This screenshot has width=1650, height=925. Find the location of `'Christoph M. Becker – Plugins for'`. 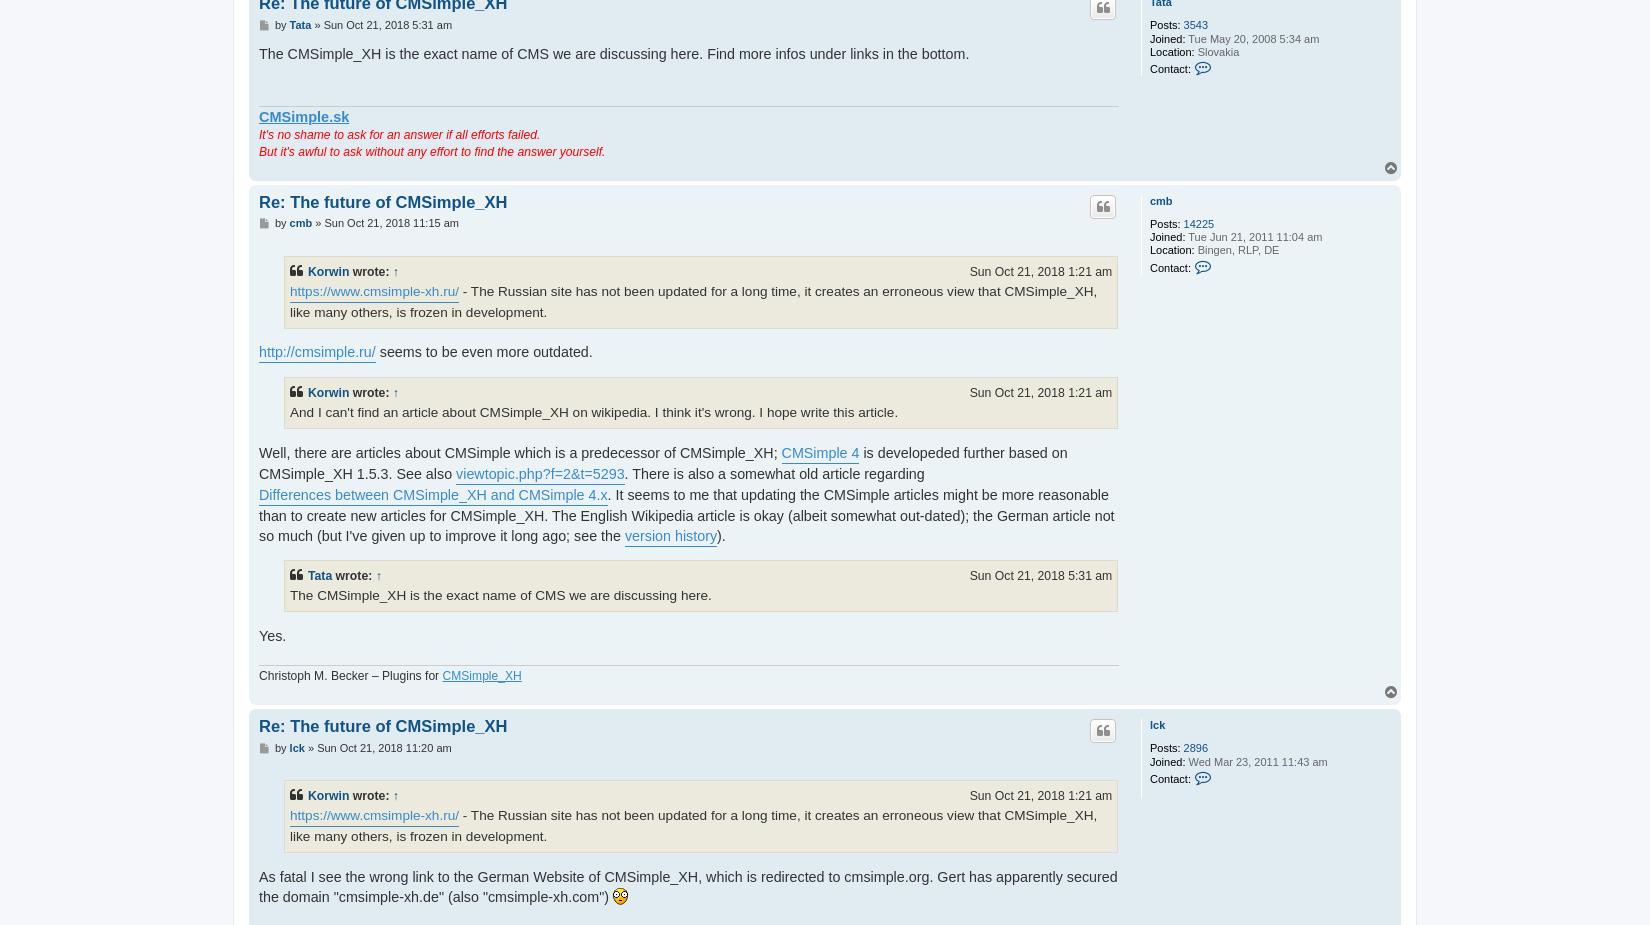

'Christoph M. Becker – Plugins for' is located at coordinates (350, 675).